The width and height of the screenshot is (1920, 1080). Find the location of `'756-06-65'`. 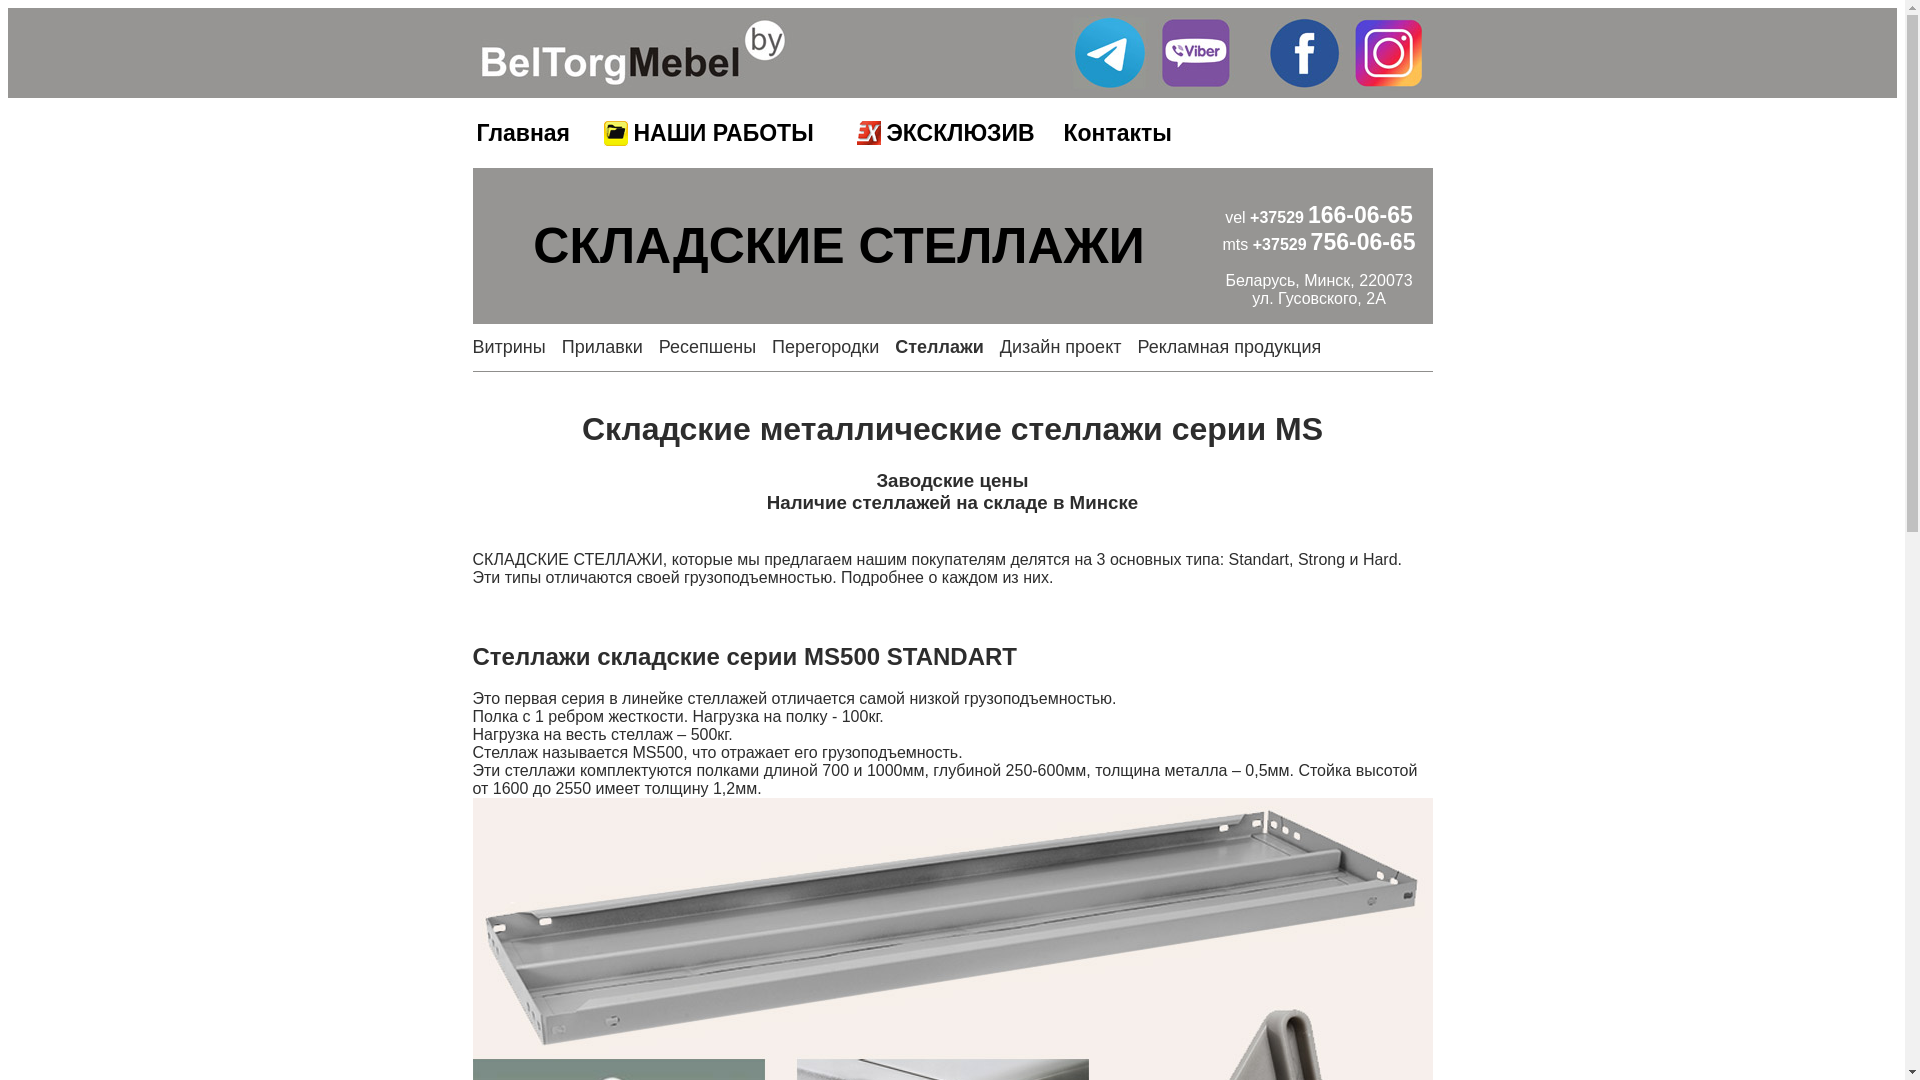

'756-06-65' is located at coordinates (1362, 241).